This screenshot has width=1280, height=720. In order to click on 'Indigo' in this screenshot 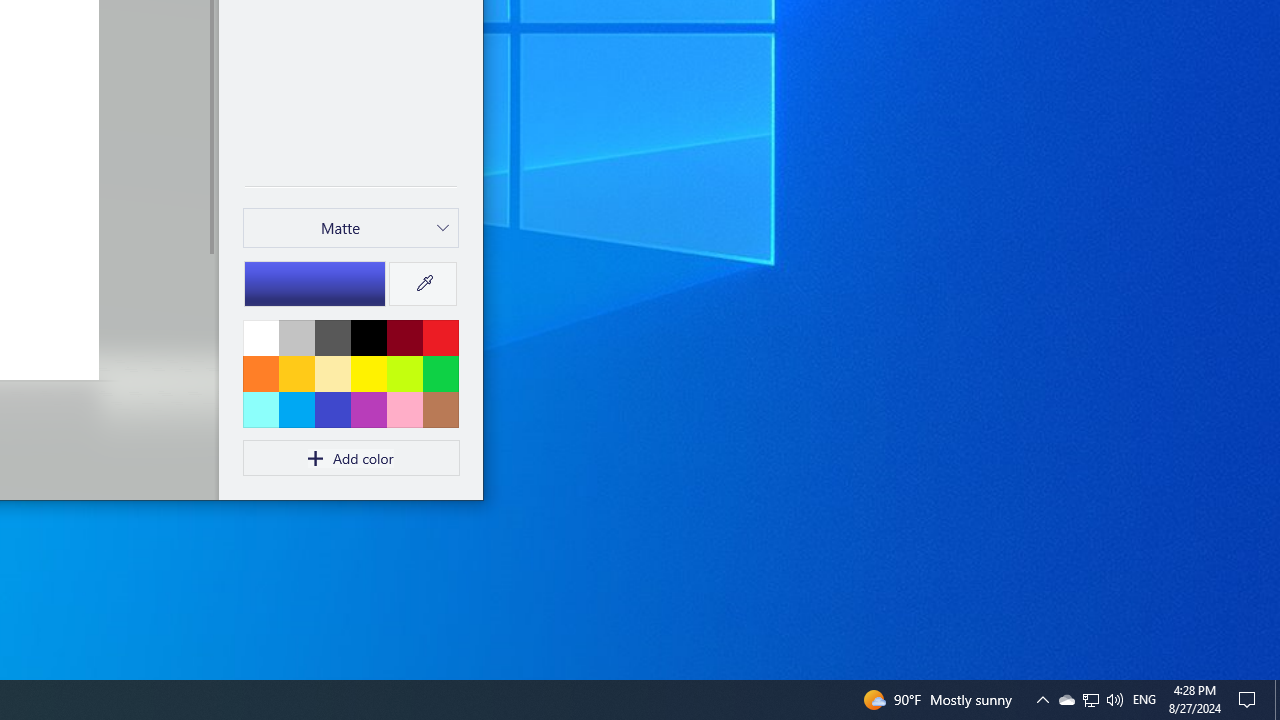, I will do `click(332, 408)`.